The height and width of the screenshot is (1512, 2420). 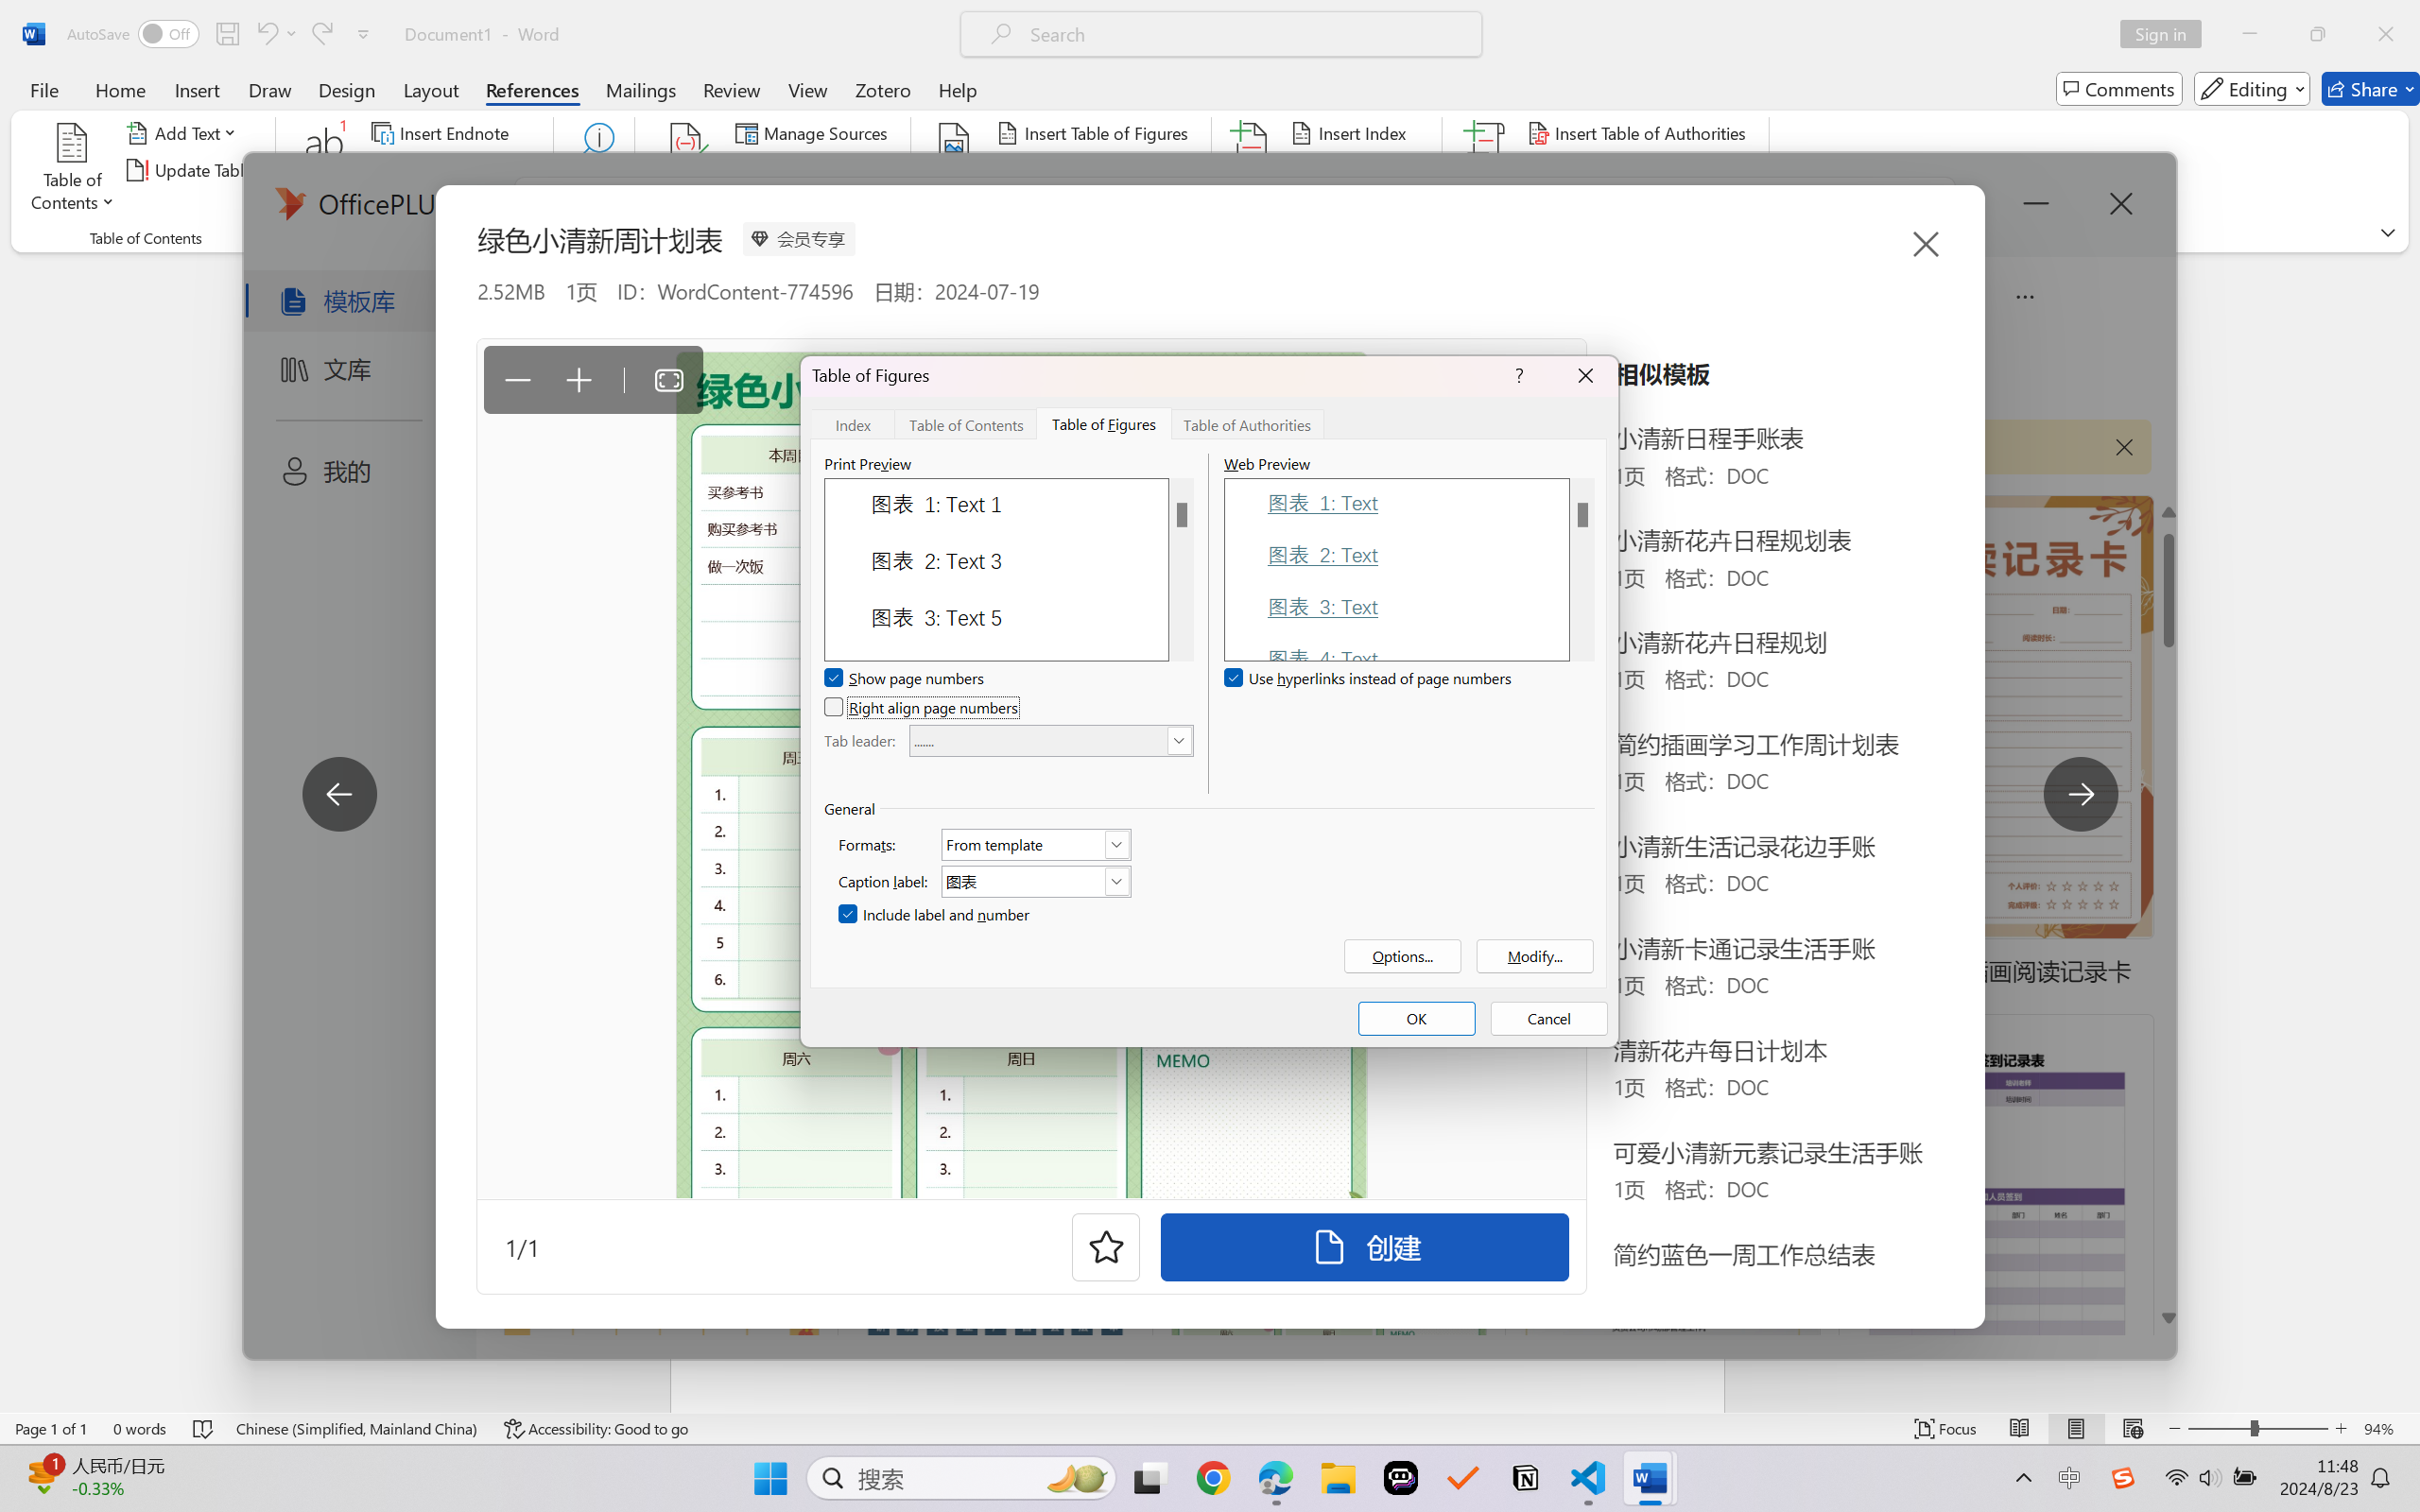 I want to click on 'Caption label:', so click(x=1036, y=880).